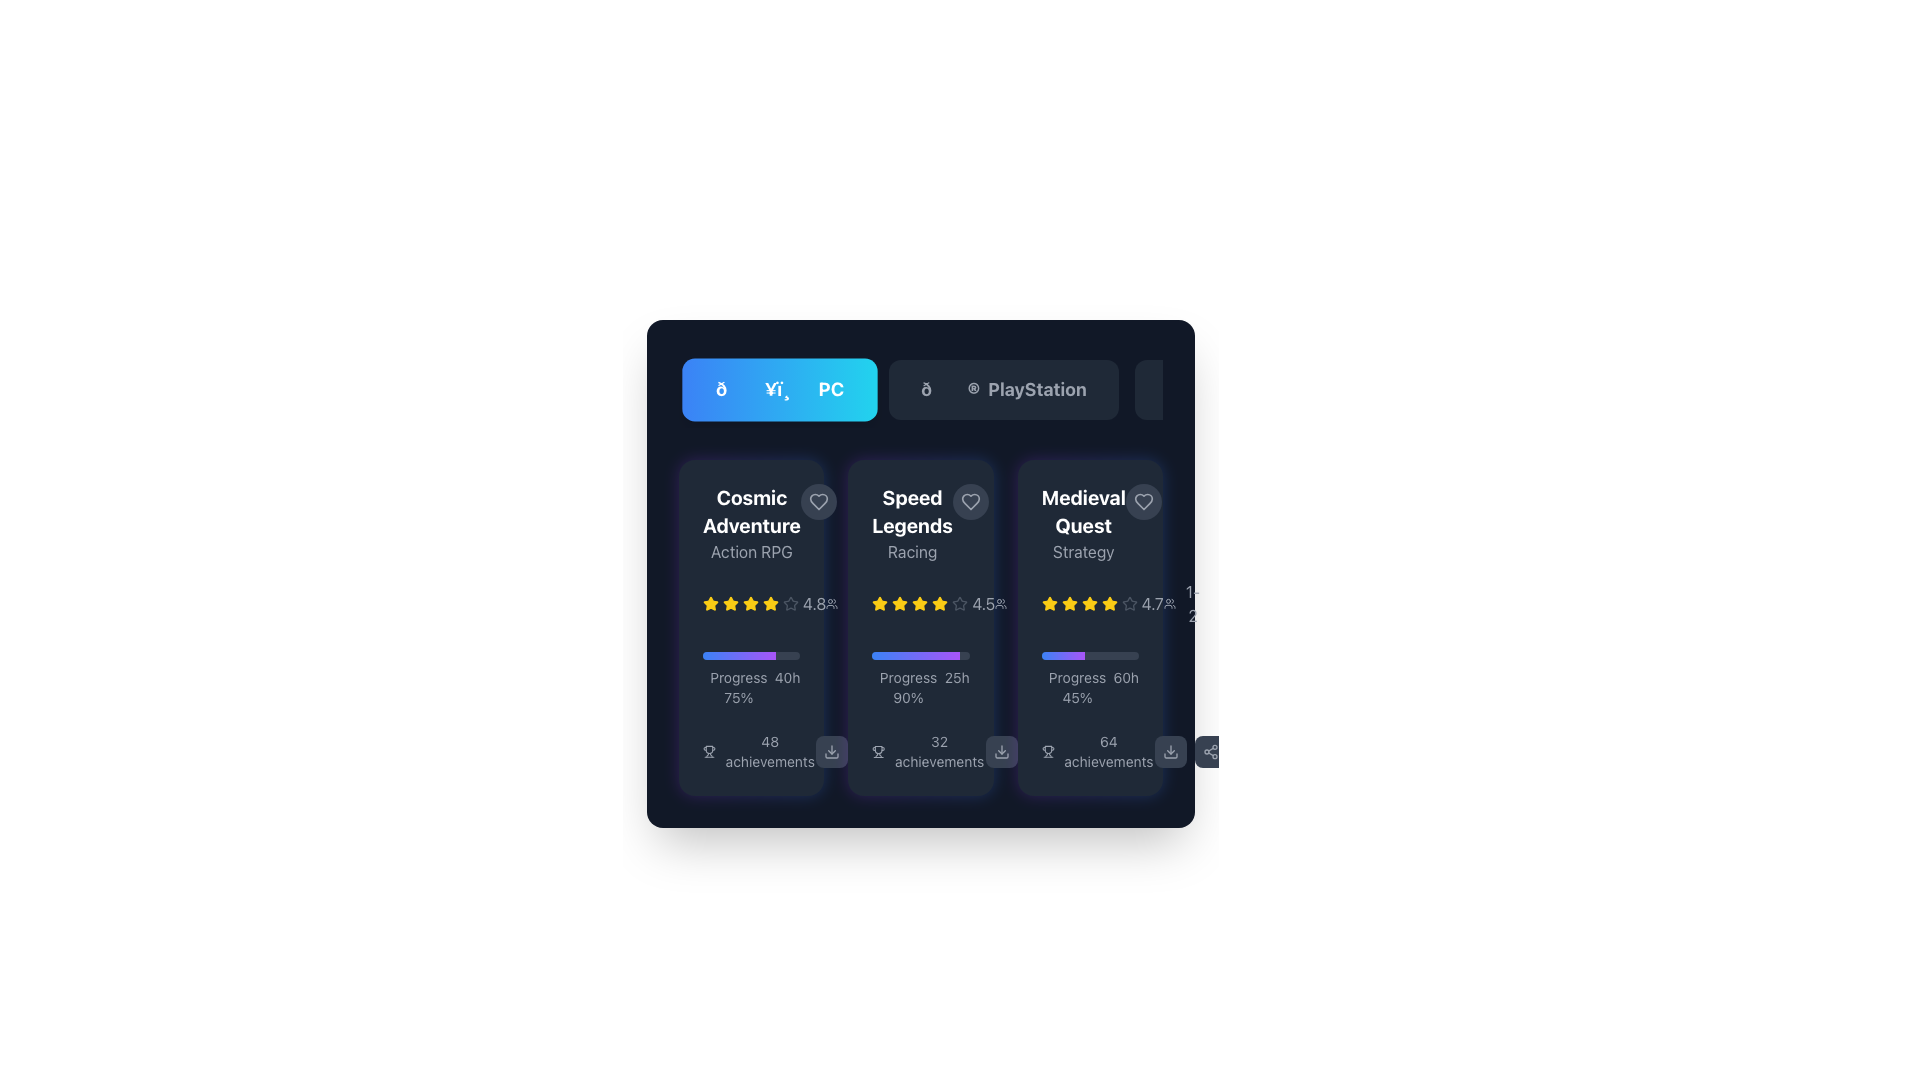 The image size is (1920, 1080). Describe the element at coordinates (920, 603) in the screenshot. I see `the star rating display within the 'Speed Legends' card, which consists of four filled yellow stars and one empty star` at that location.